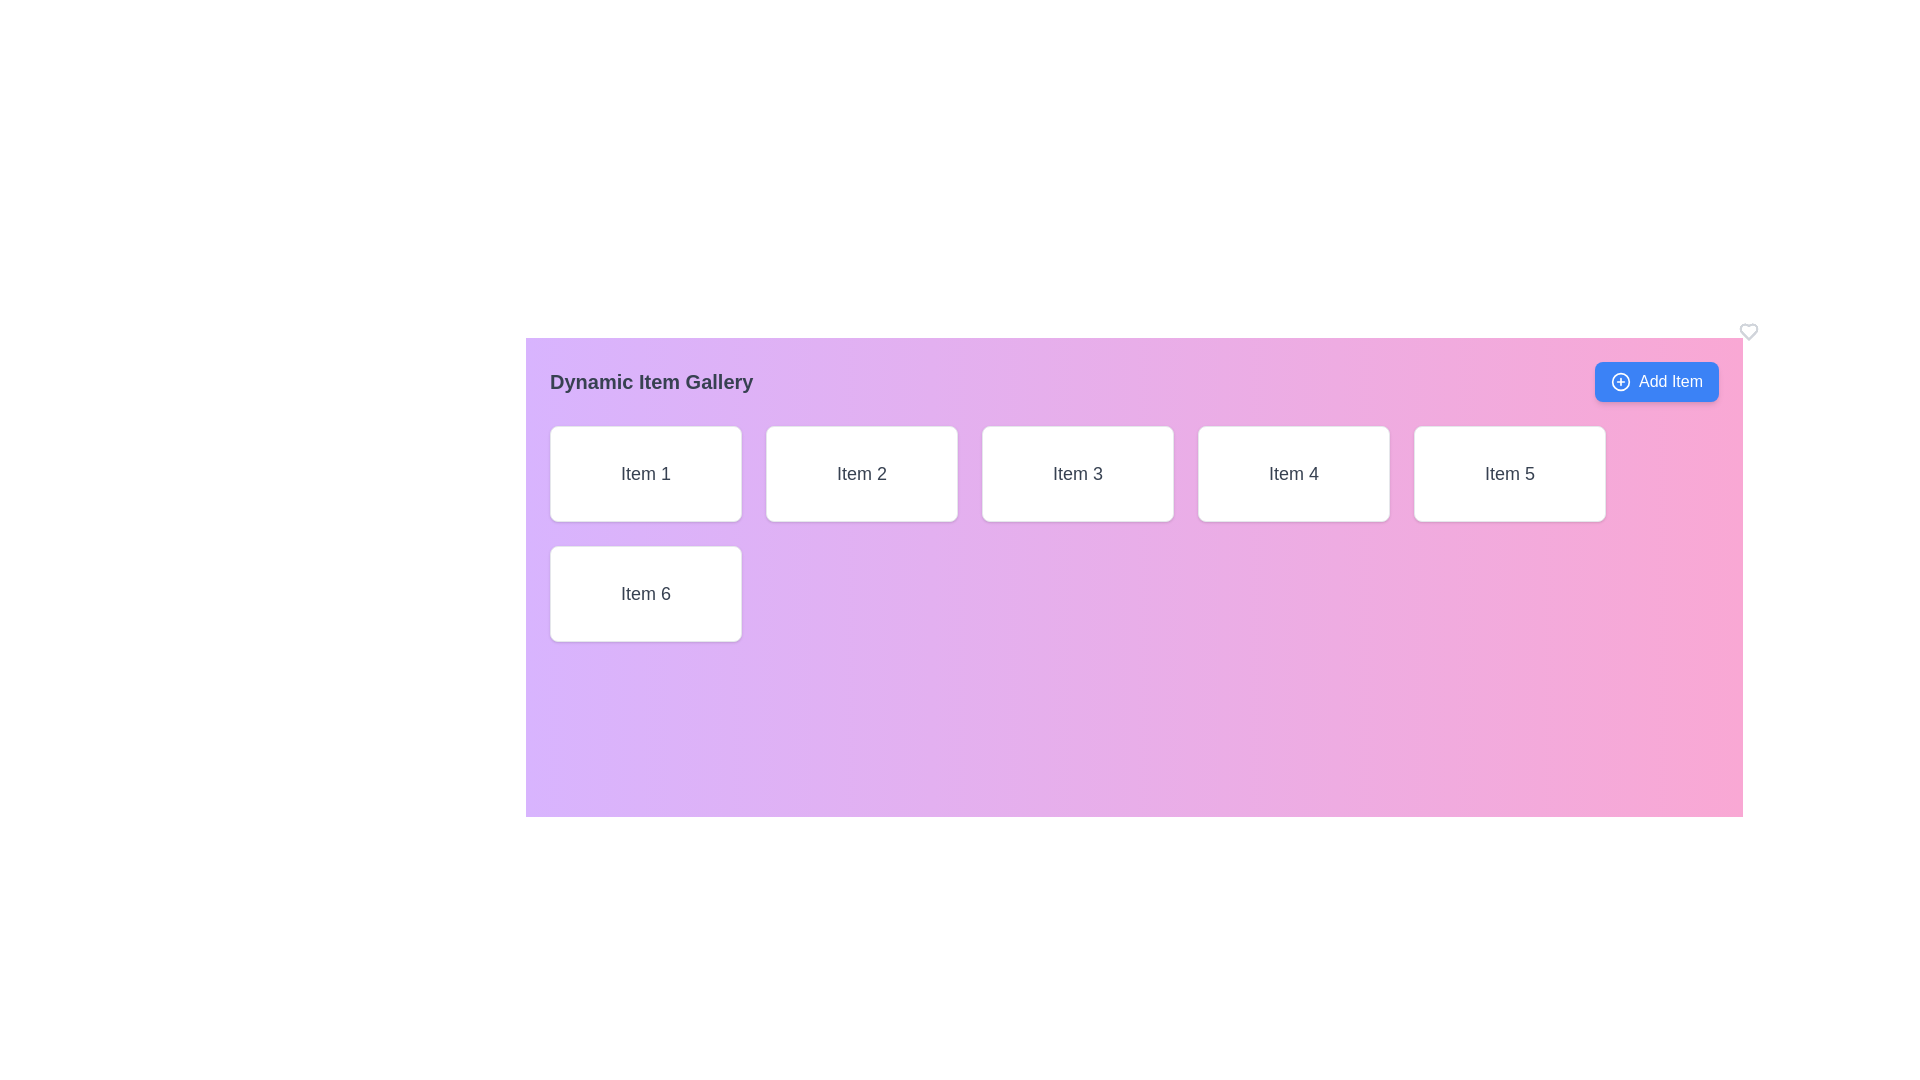  I want to click on the blue button labeled 'Add Item' with a plus sign icon to observe hover effects, so click(1656, 381).